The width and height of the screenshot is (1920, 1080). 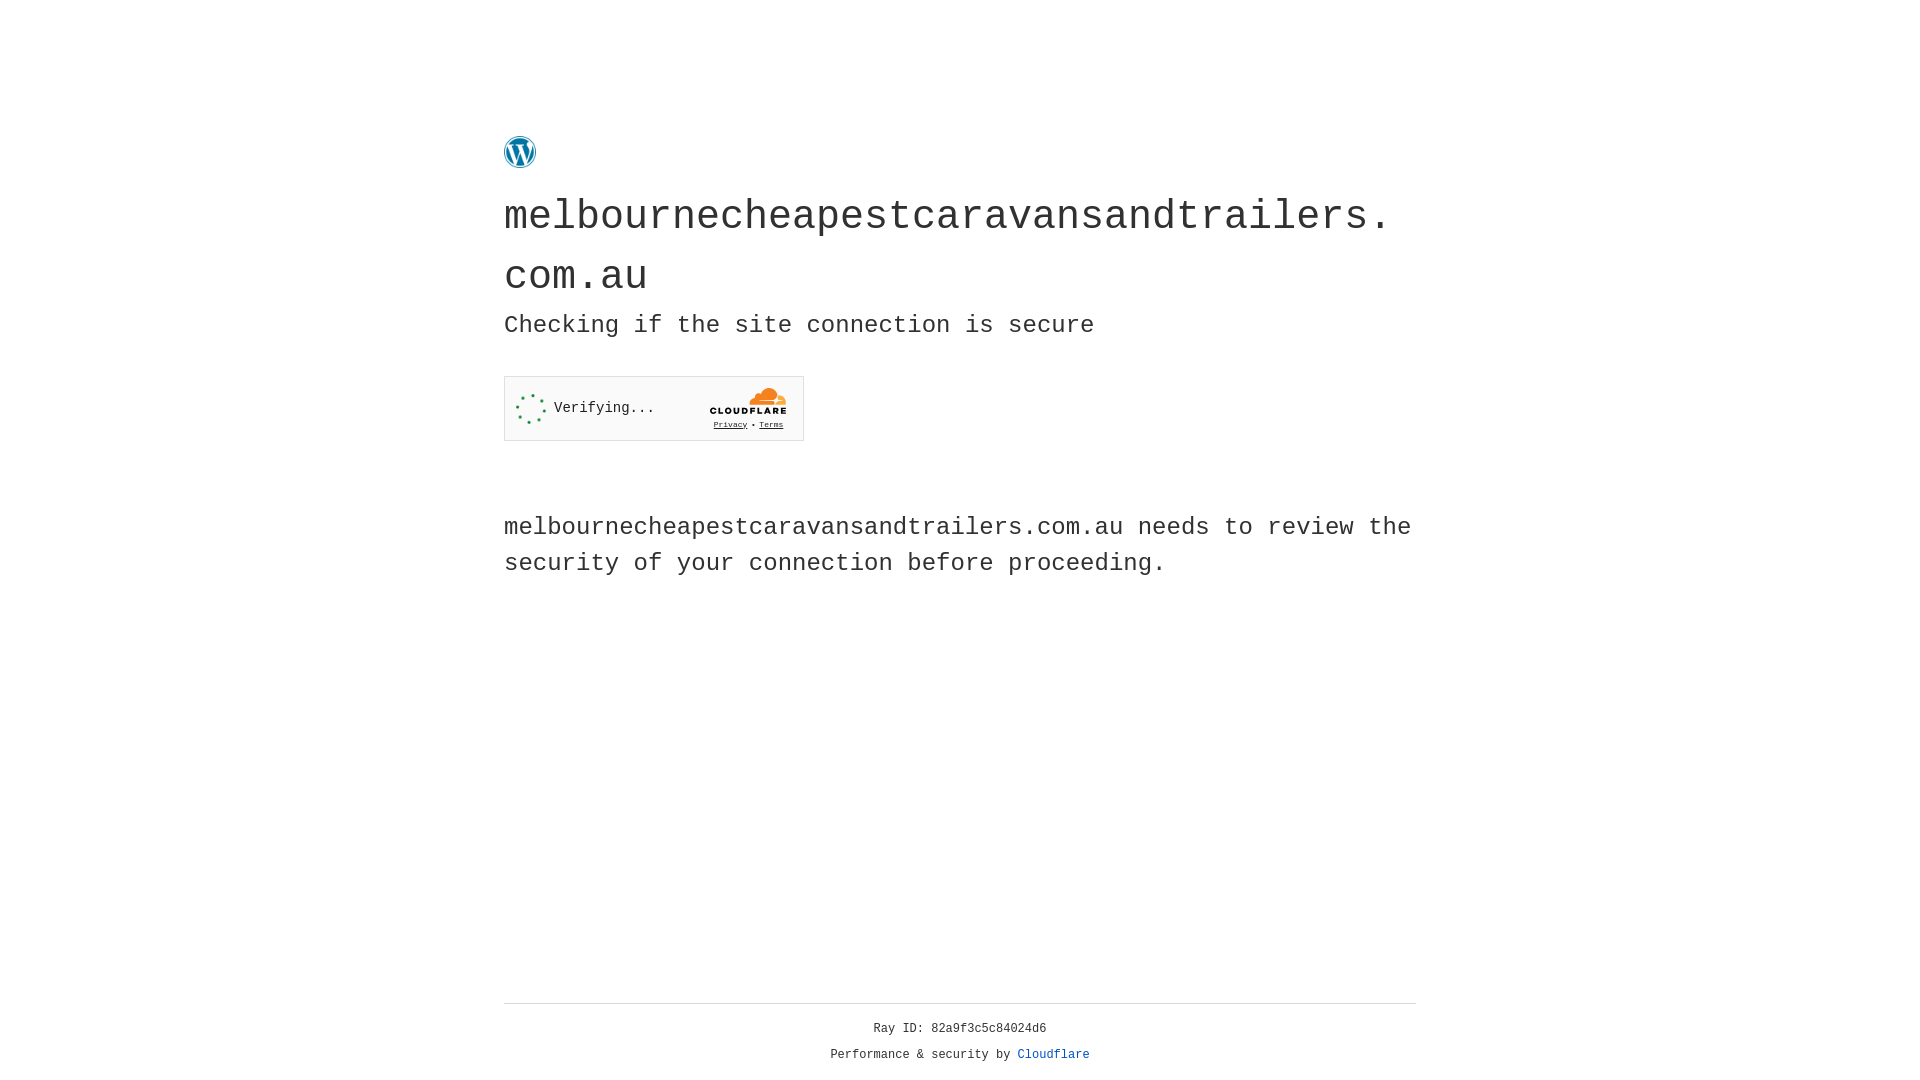 What do you see at coordinates (1053, 1054) in the screenshot?
I see `'Cloudflare'` at bounding box center [1053, 1054].